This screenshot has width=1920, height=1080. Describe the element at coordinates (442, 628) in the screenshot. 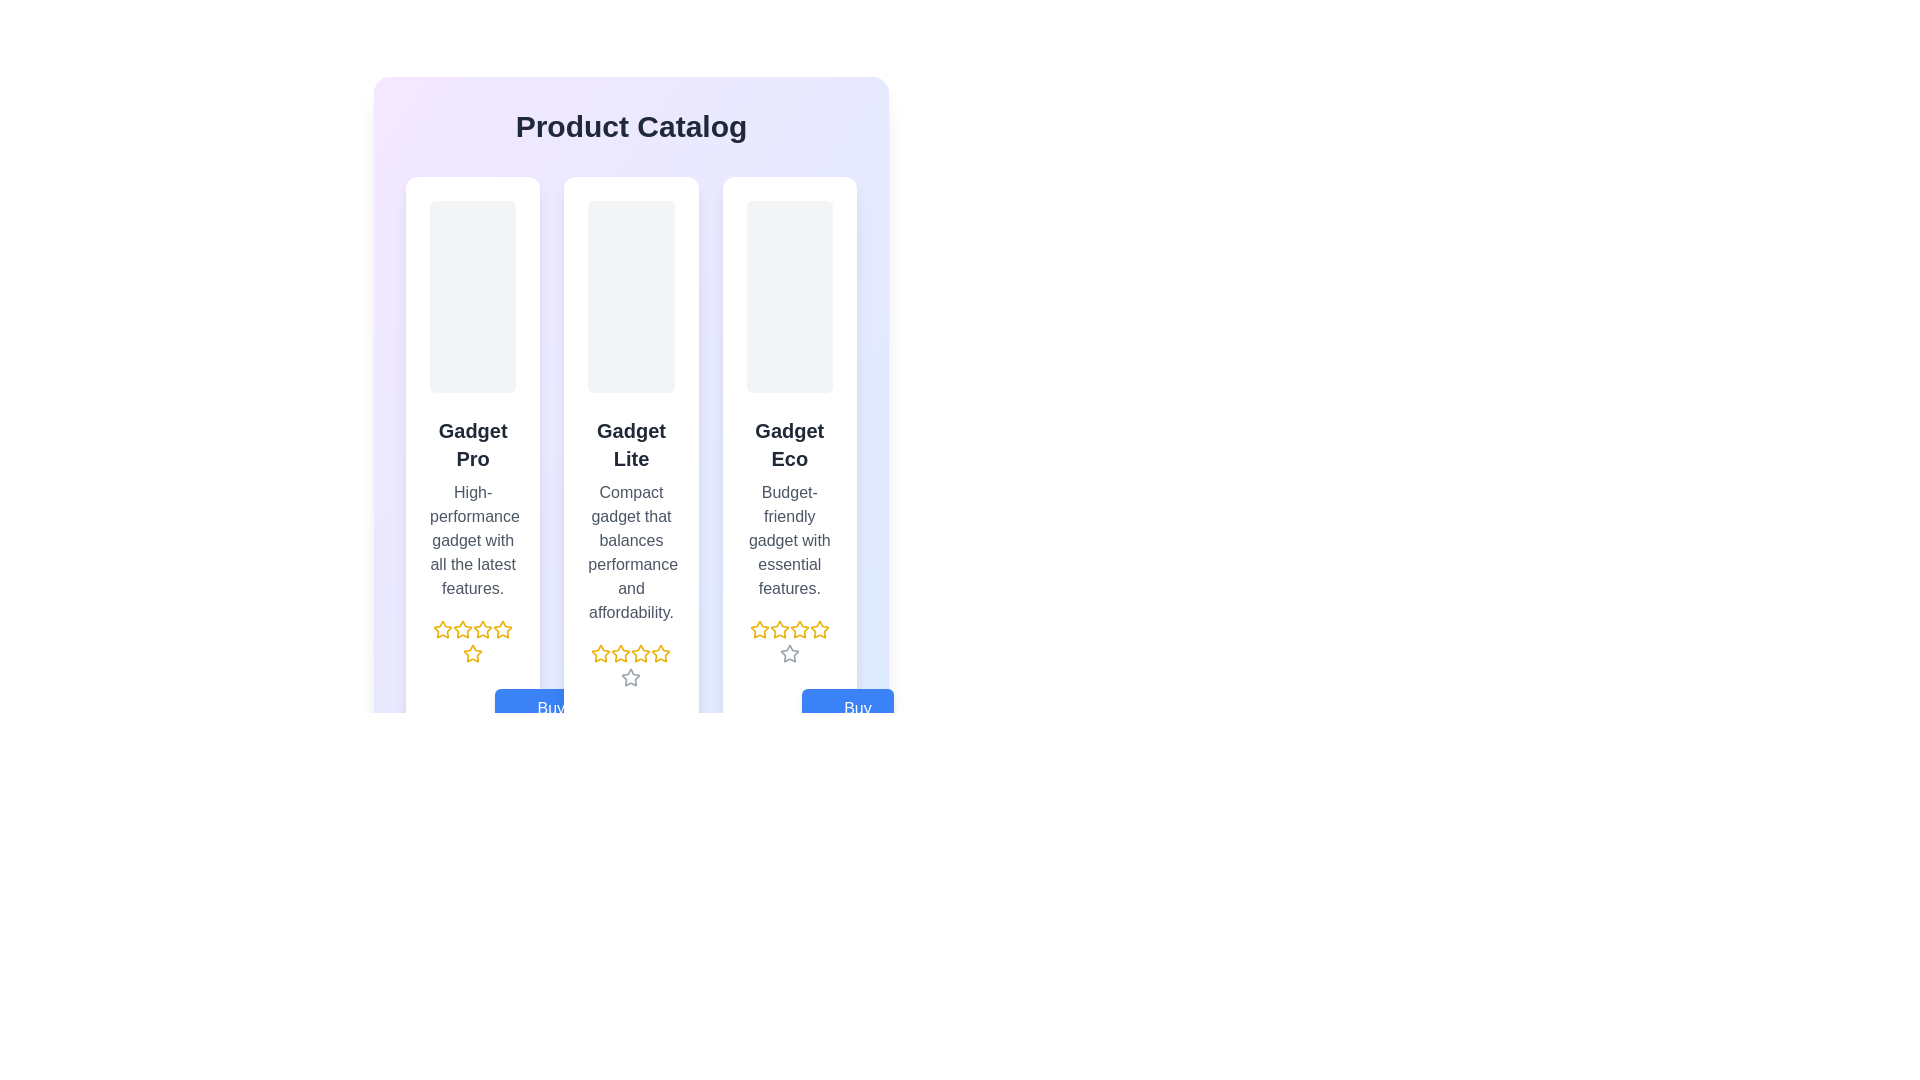

I see `the first star icon` at that location.